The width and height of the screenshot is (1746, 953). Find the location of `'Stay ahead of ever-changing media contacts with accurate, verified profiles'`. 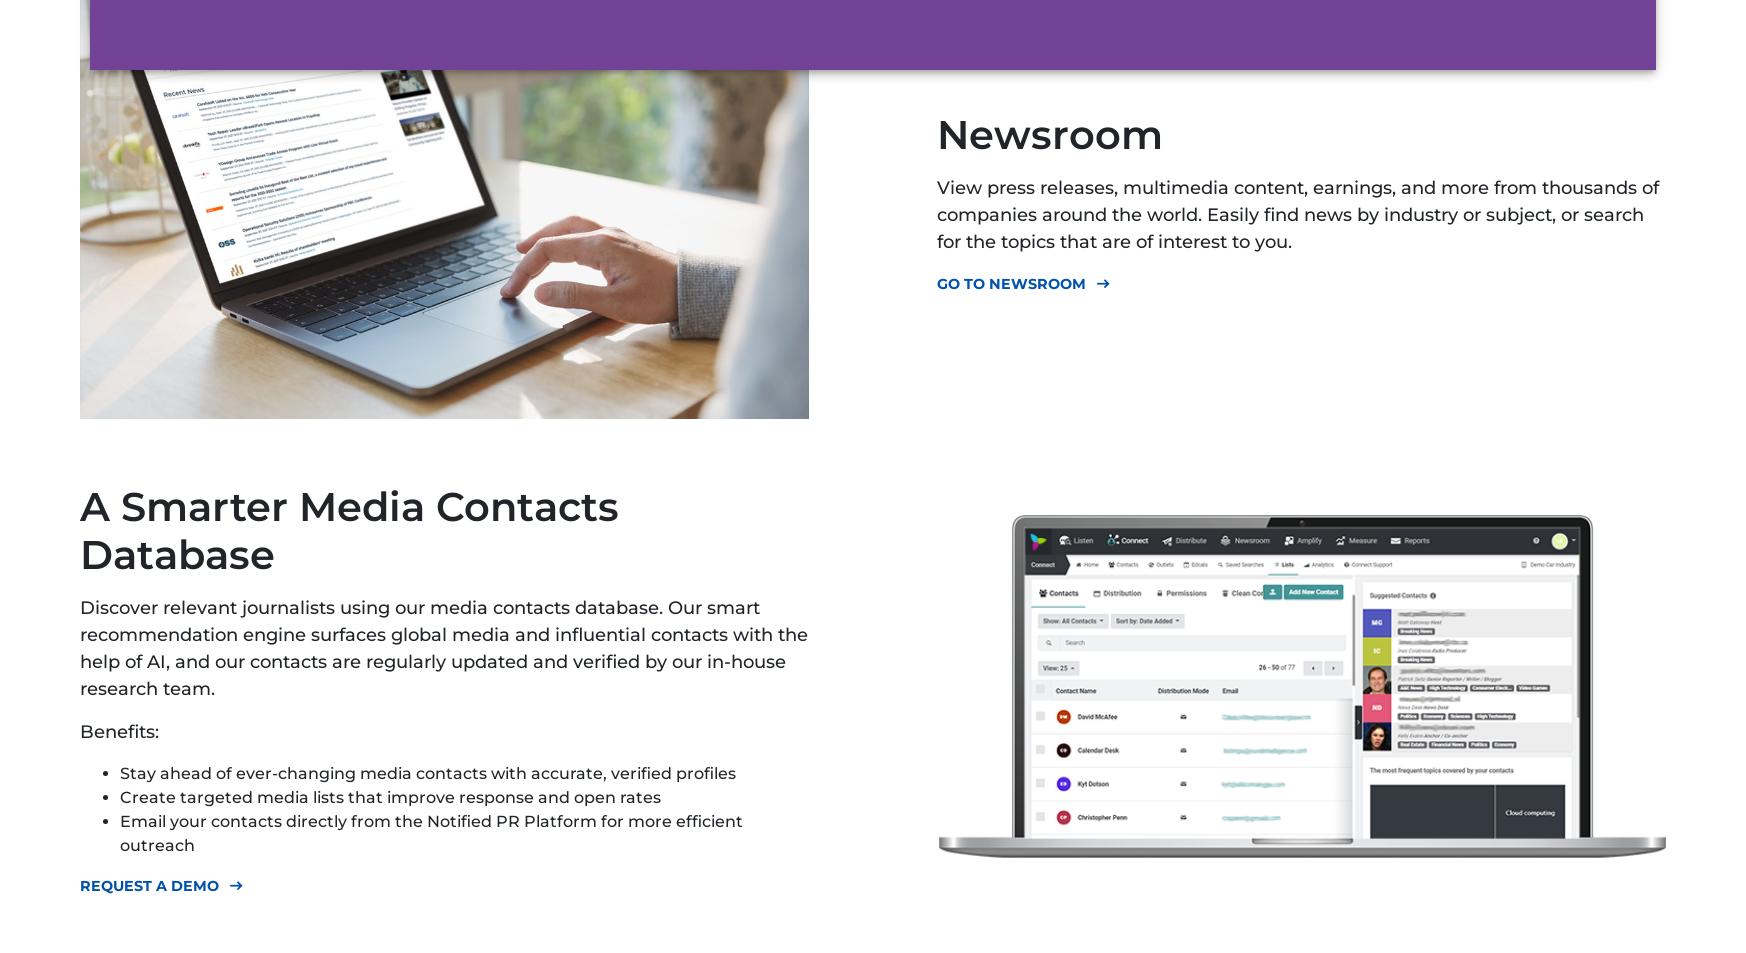

'Stay ahead of ever-changing media contacts with accurate, verified profiles' is located at coordinates (426, 772).